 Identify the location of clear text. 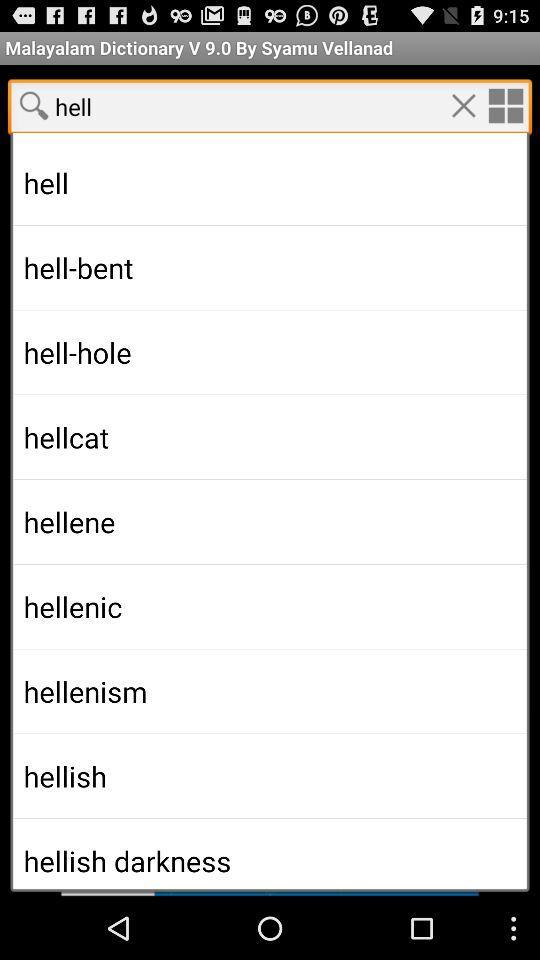
(463, 105).